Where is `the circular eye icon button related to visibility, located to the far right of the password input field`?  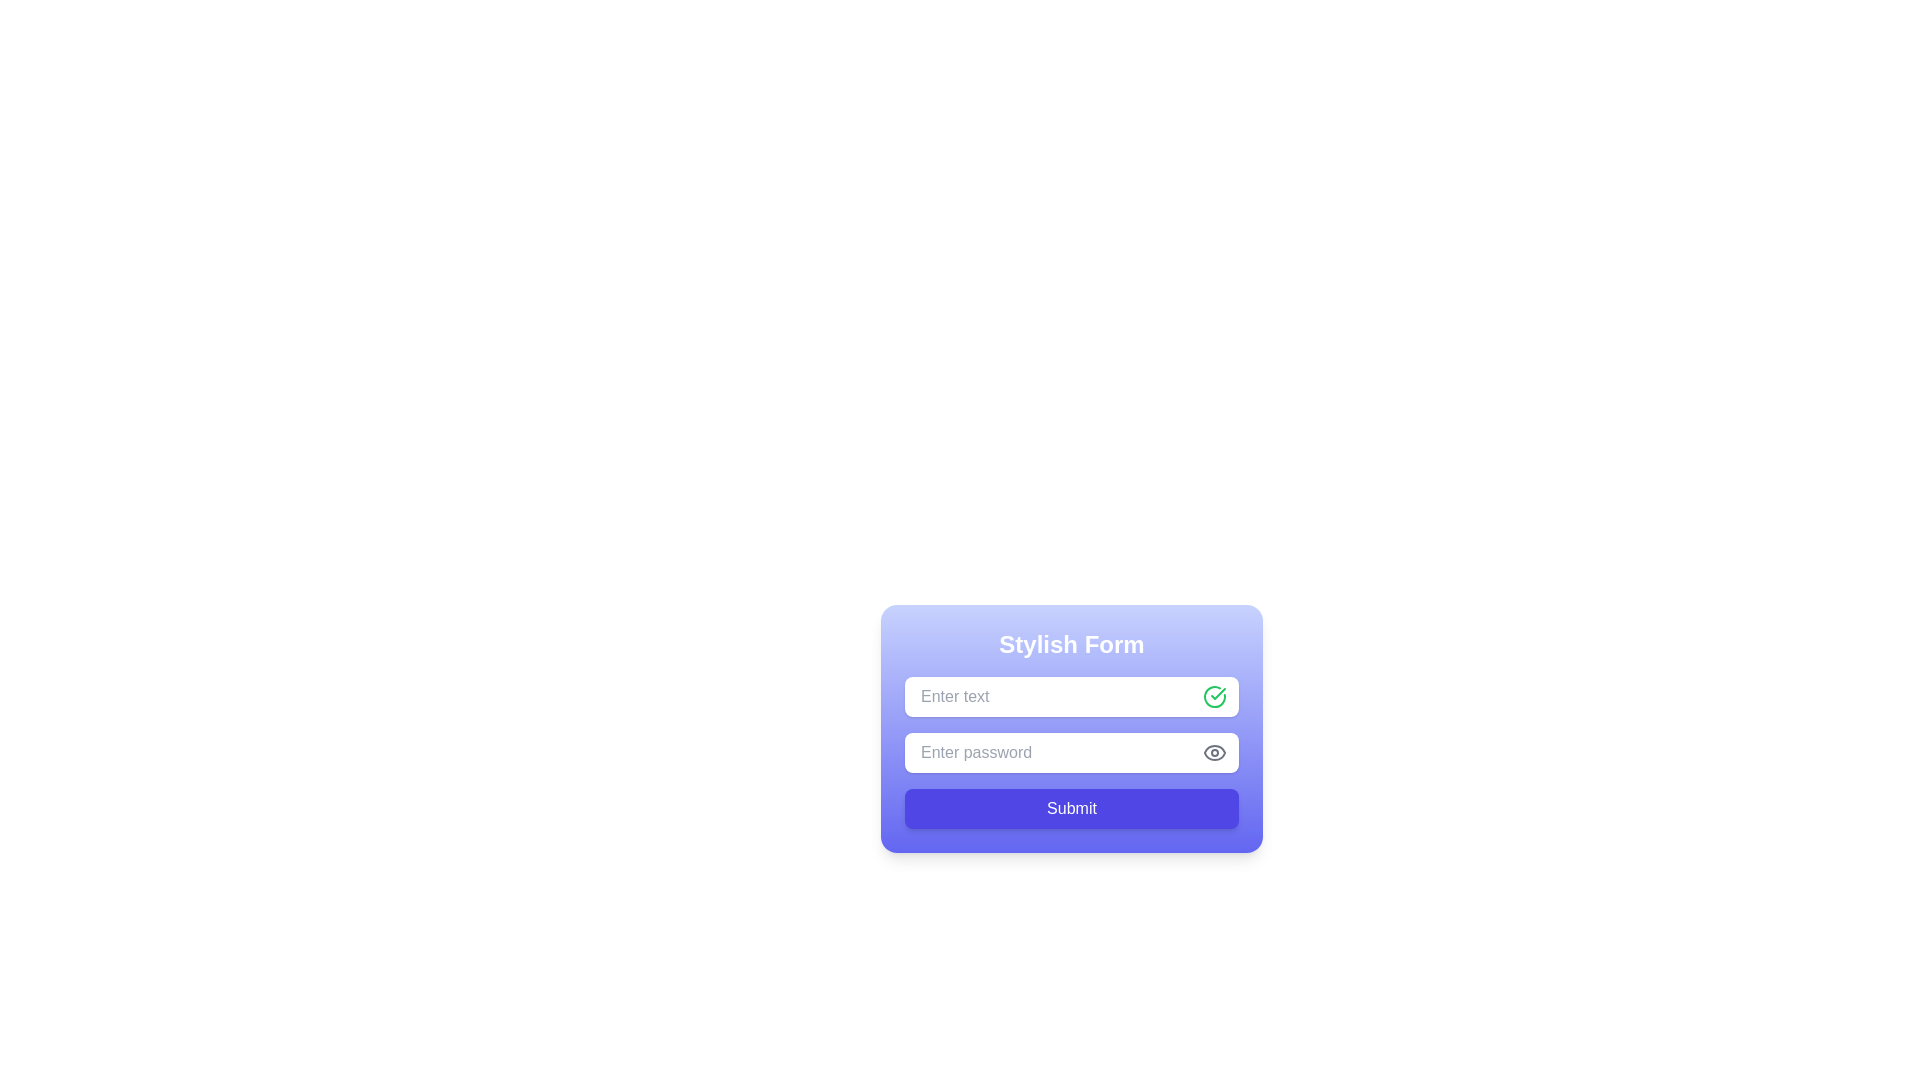 the circular eye icon button related to visibility, located to the far right of the password input field is located at coordinates (1213, 752).